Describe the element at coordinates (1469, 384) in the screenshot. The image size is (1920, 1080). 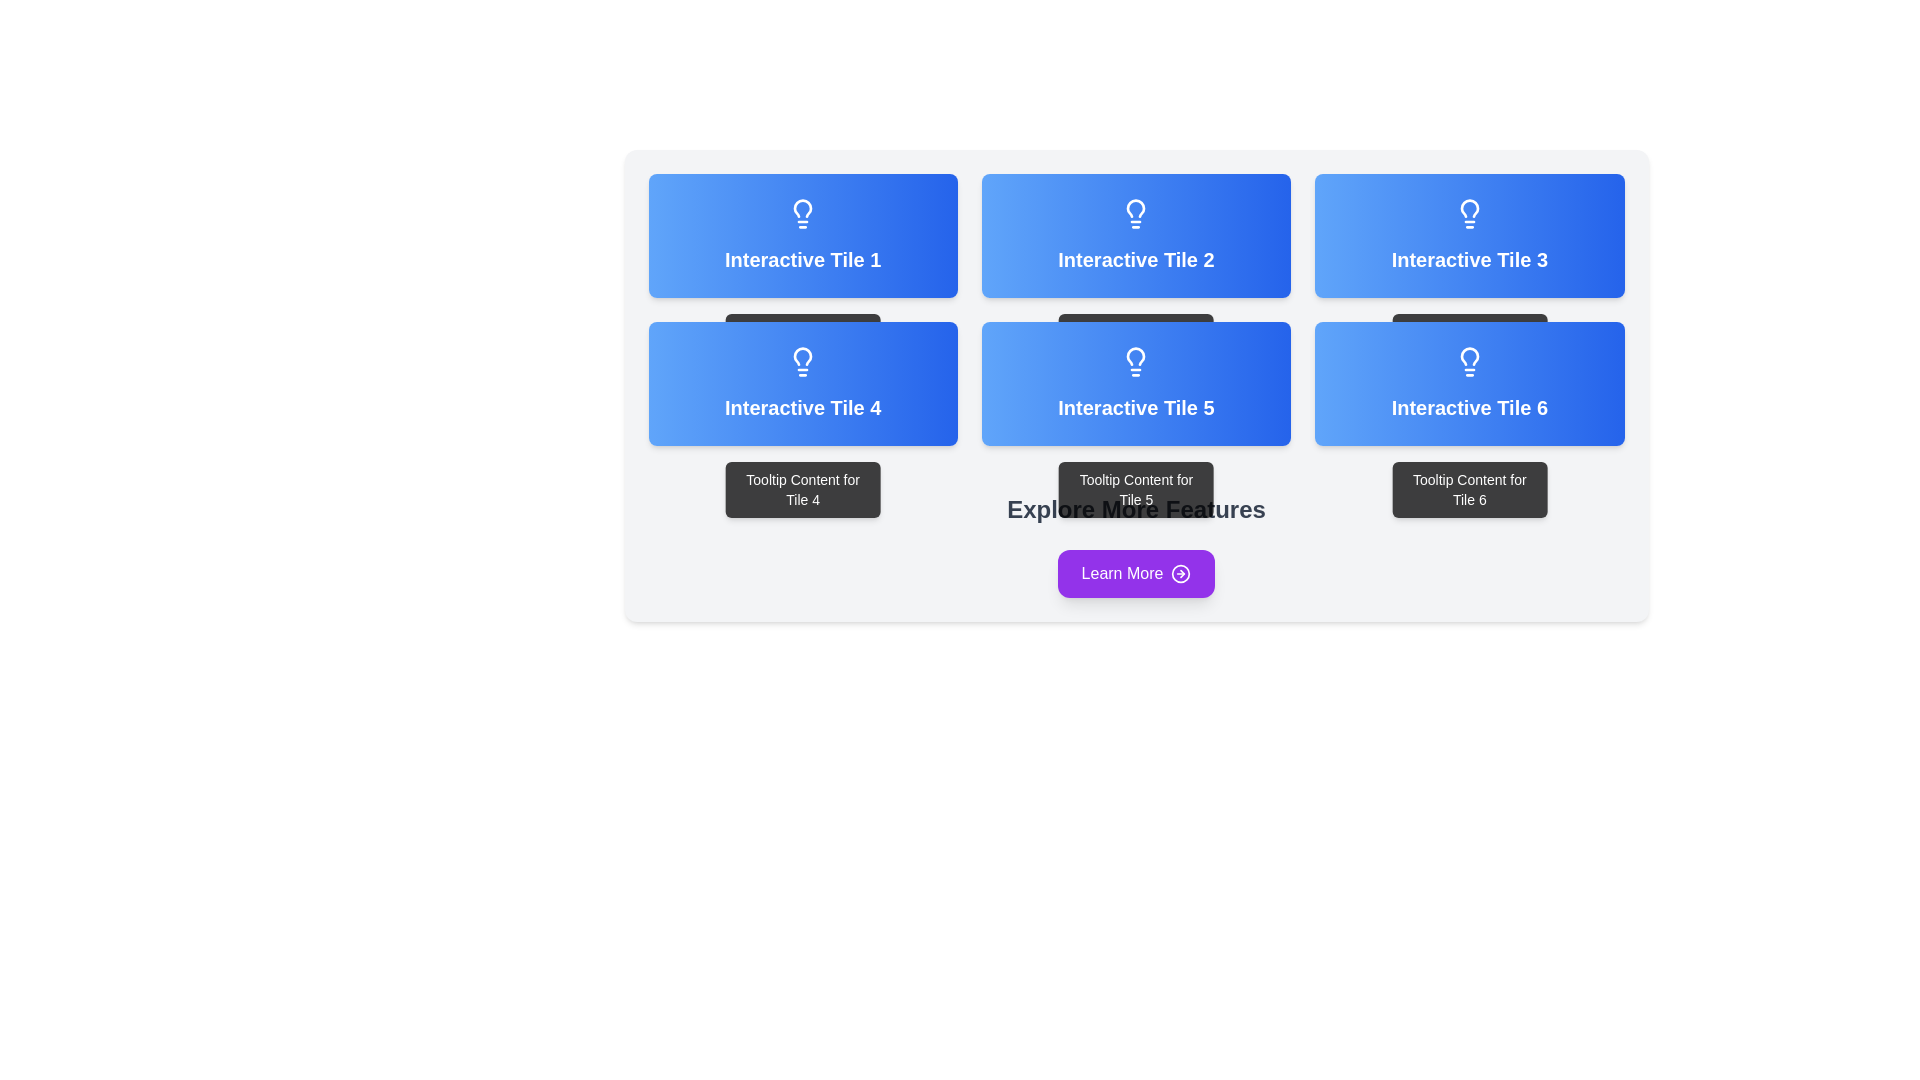
I see `the Interactive Tile 6, which has a gradient blue background, a white lightbulb icon, and bold white text 'Interactive Tile 6'` at that location.